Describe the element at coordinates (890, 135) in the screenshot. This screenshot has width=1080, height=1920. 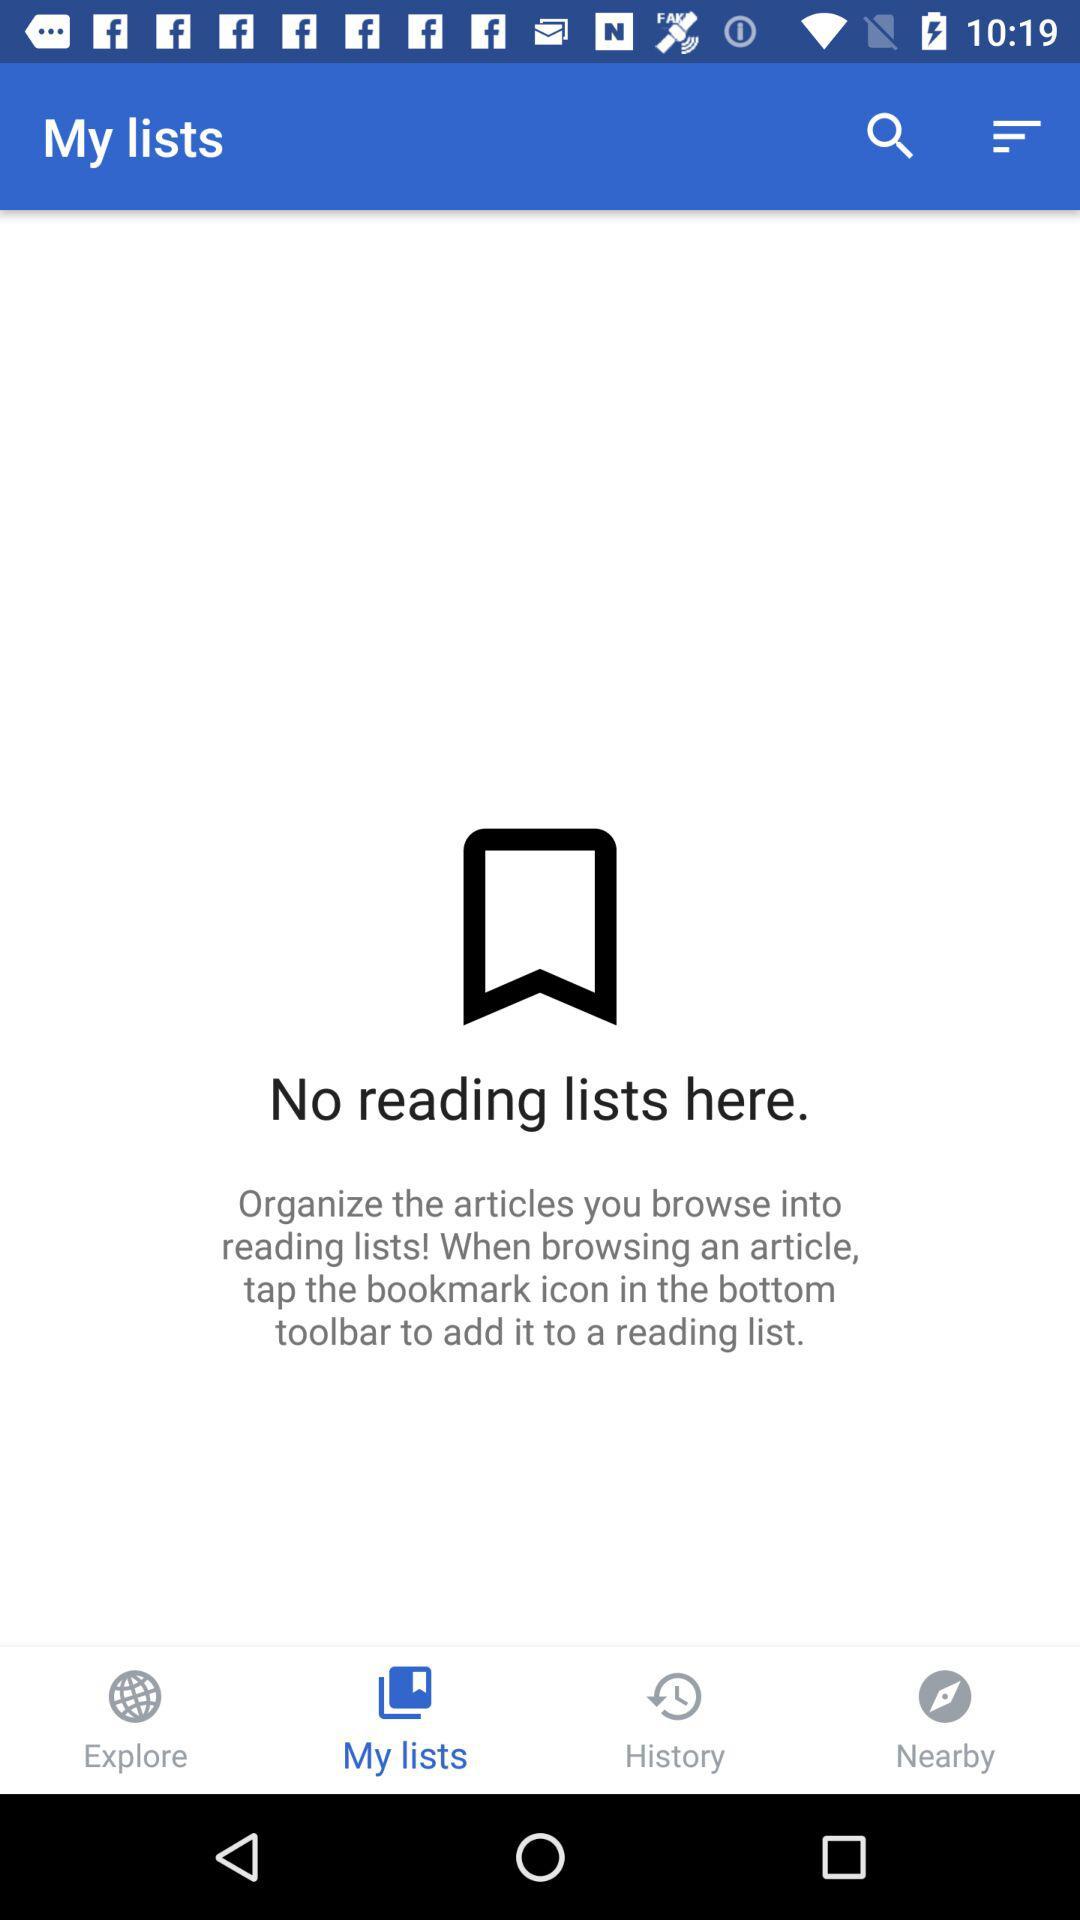
I see `the item to the right of the my lists` at that location.